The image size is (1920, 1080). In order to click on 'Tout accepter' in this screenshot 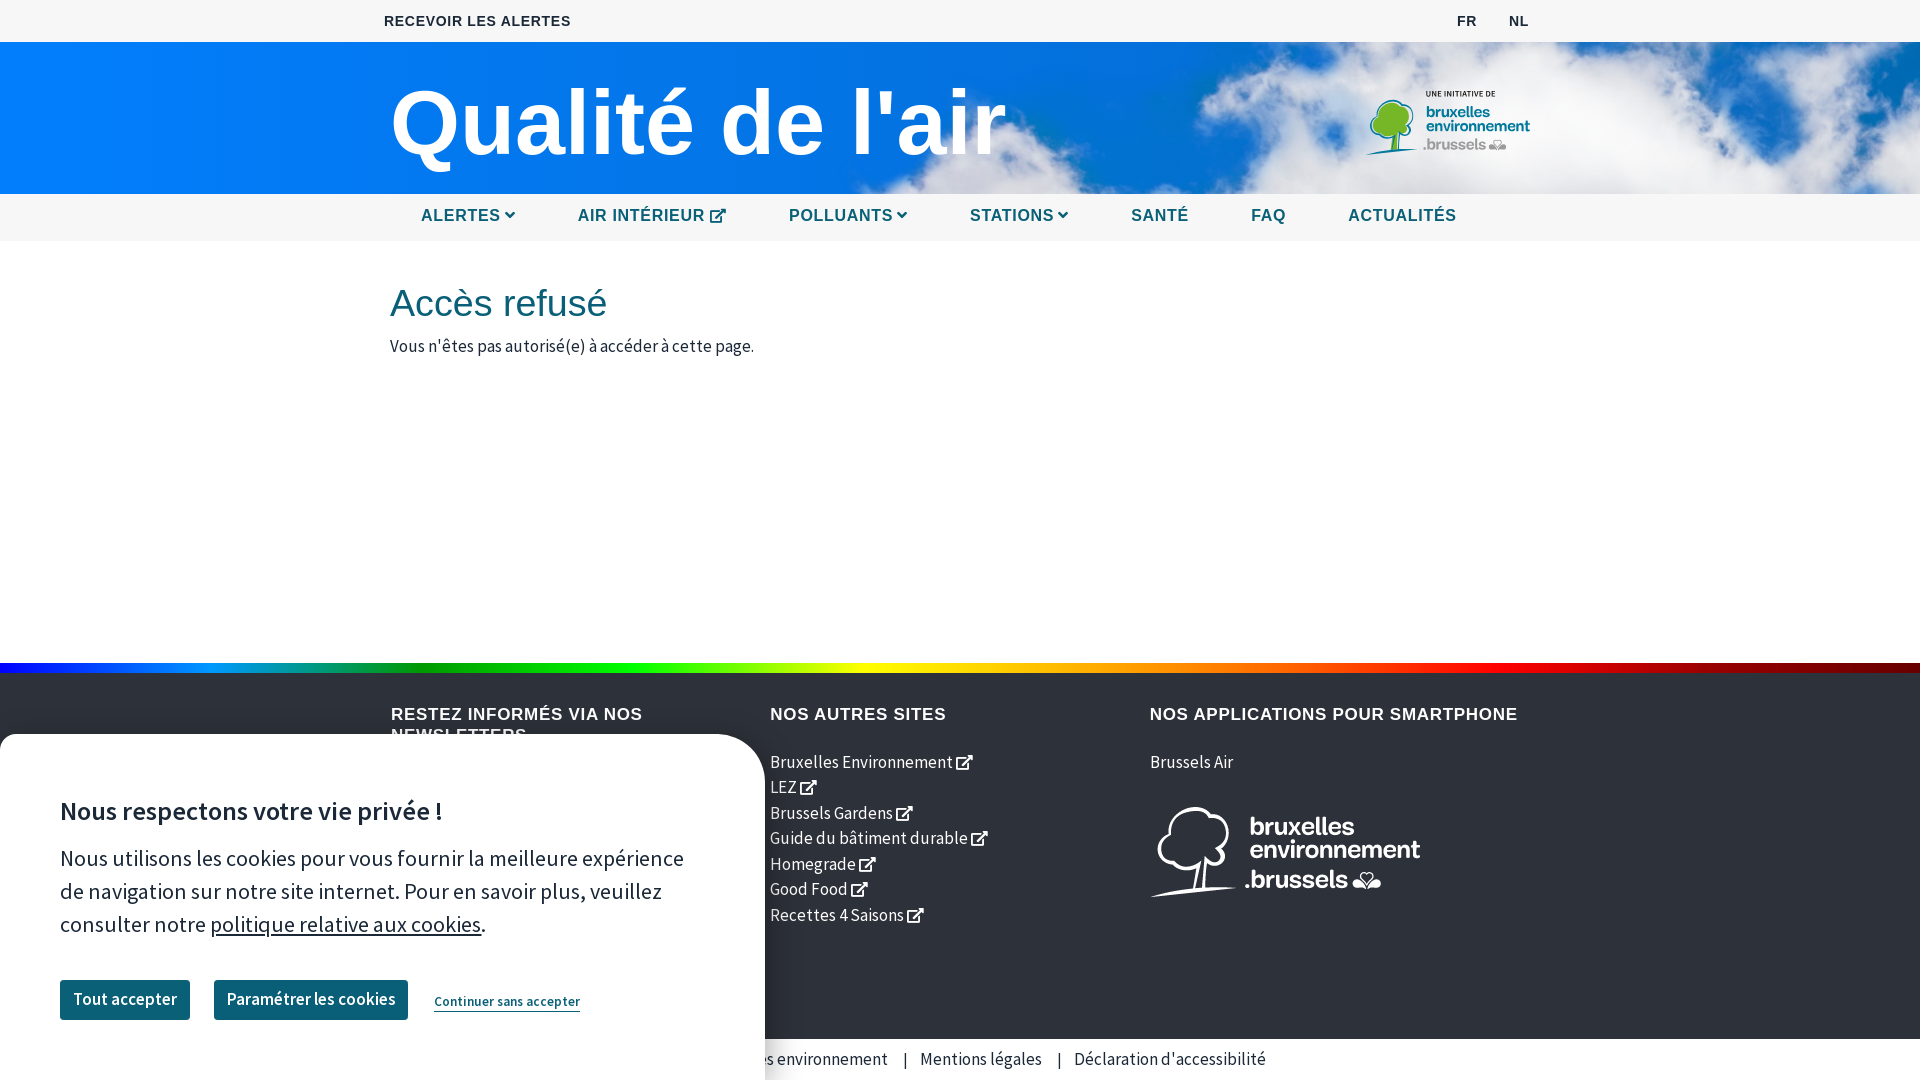, I will do `click(123, 999)`.